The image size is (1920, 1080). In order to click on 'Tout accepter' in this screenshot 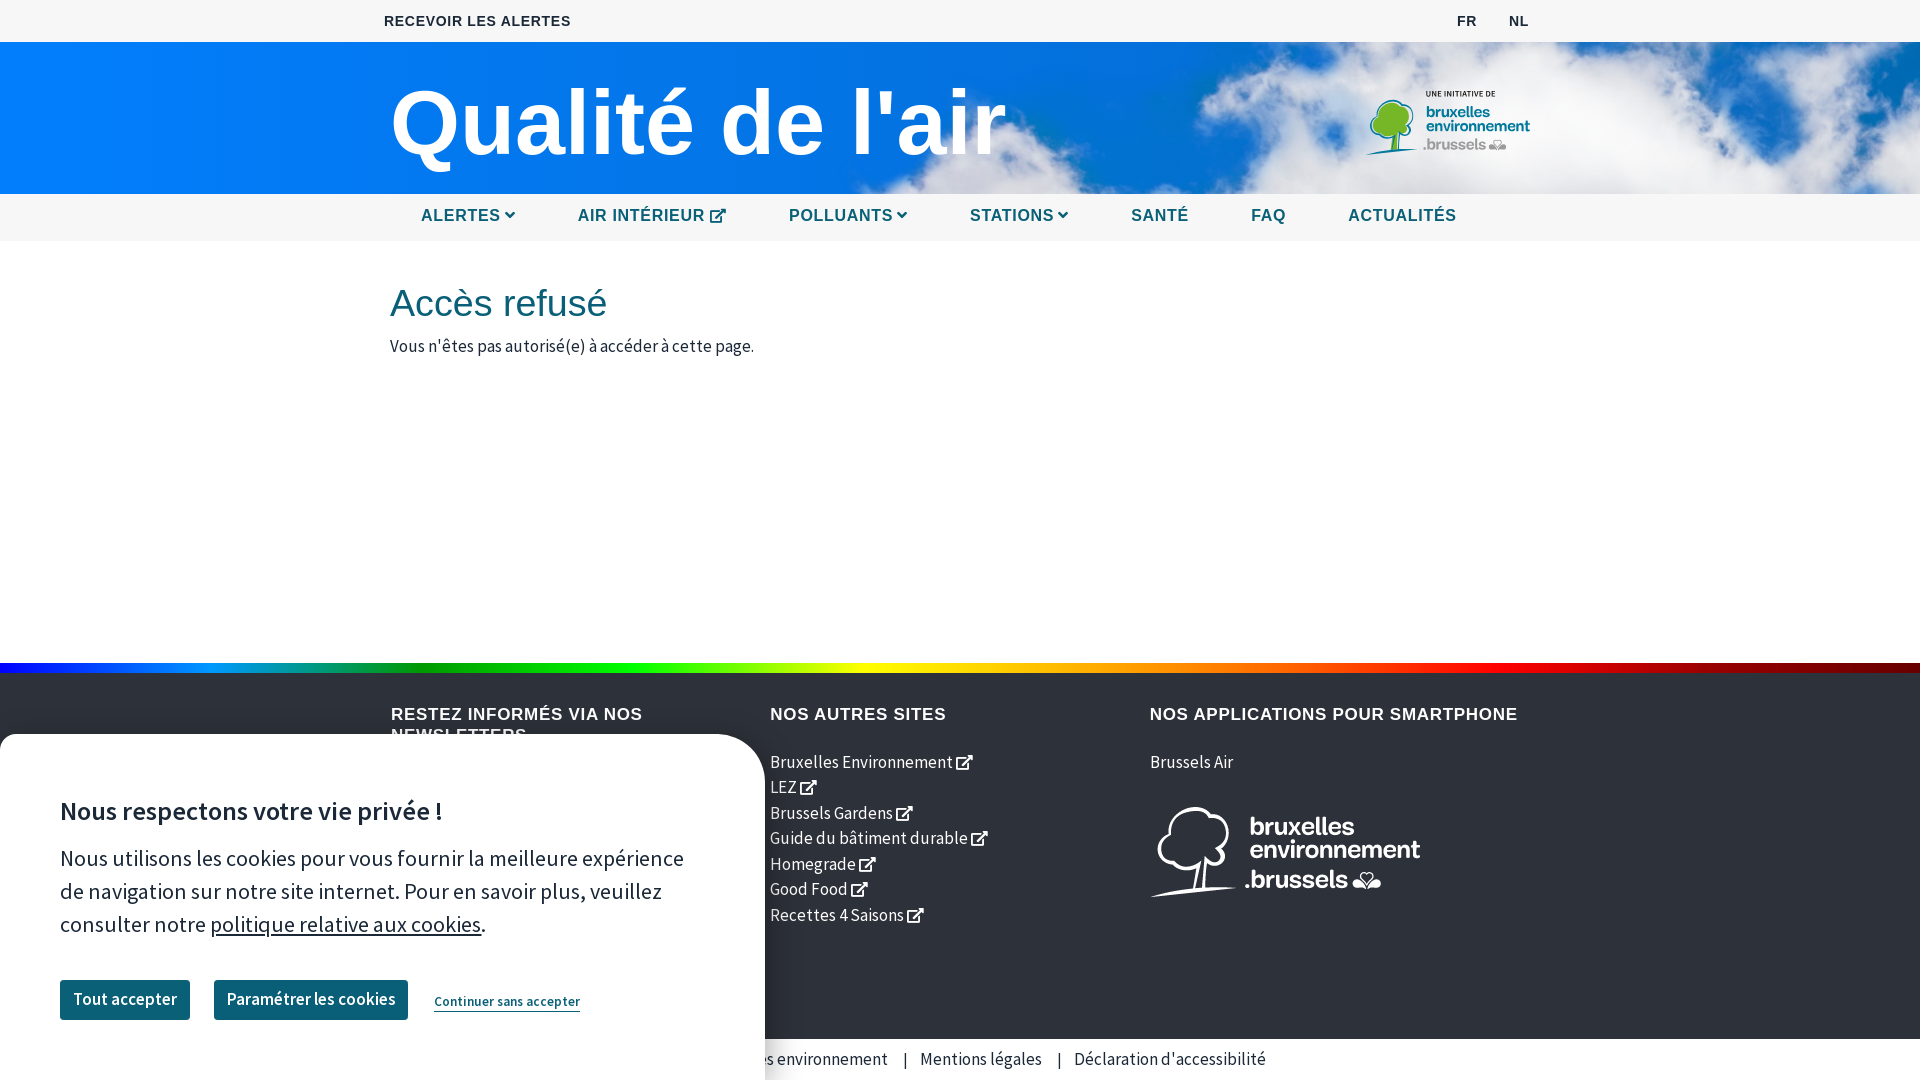, I will do `click(123, 999)`.